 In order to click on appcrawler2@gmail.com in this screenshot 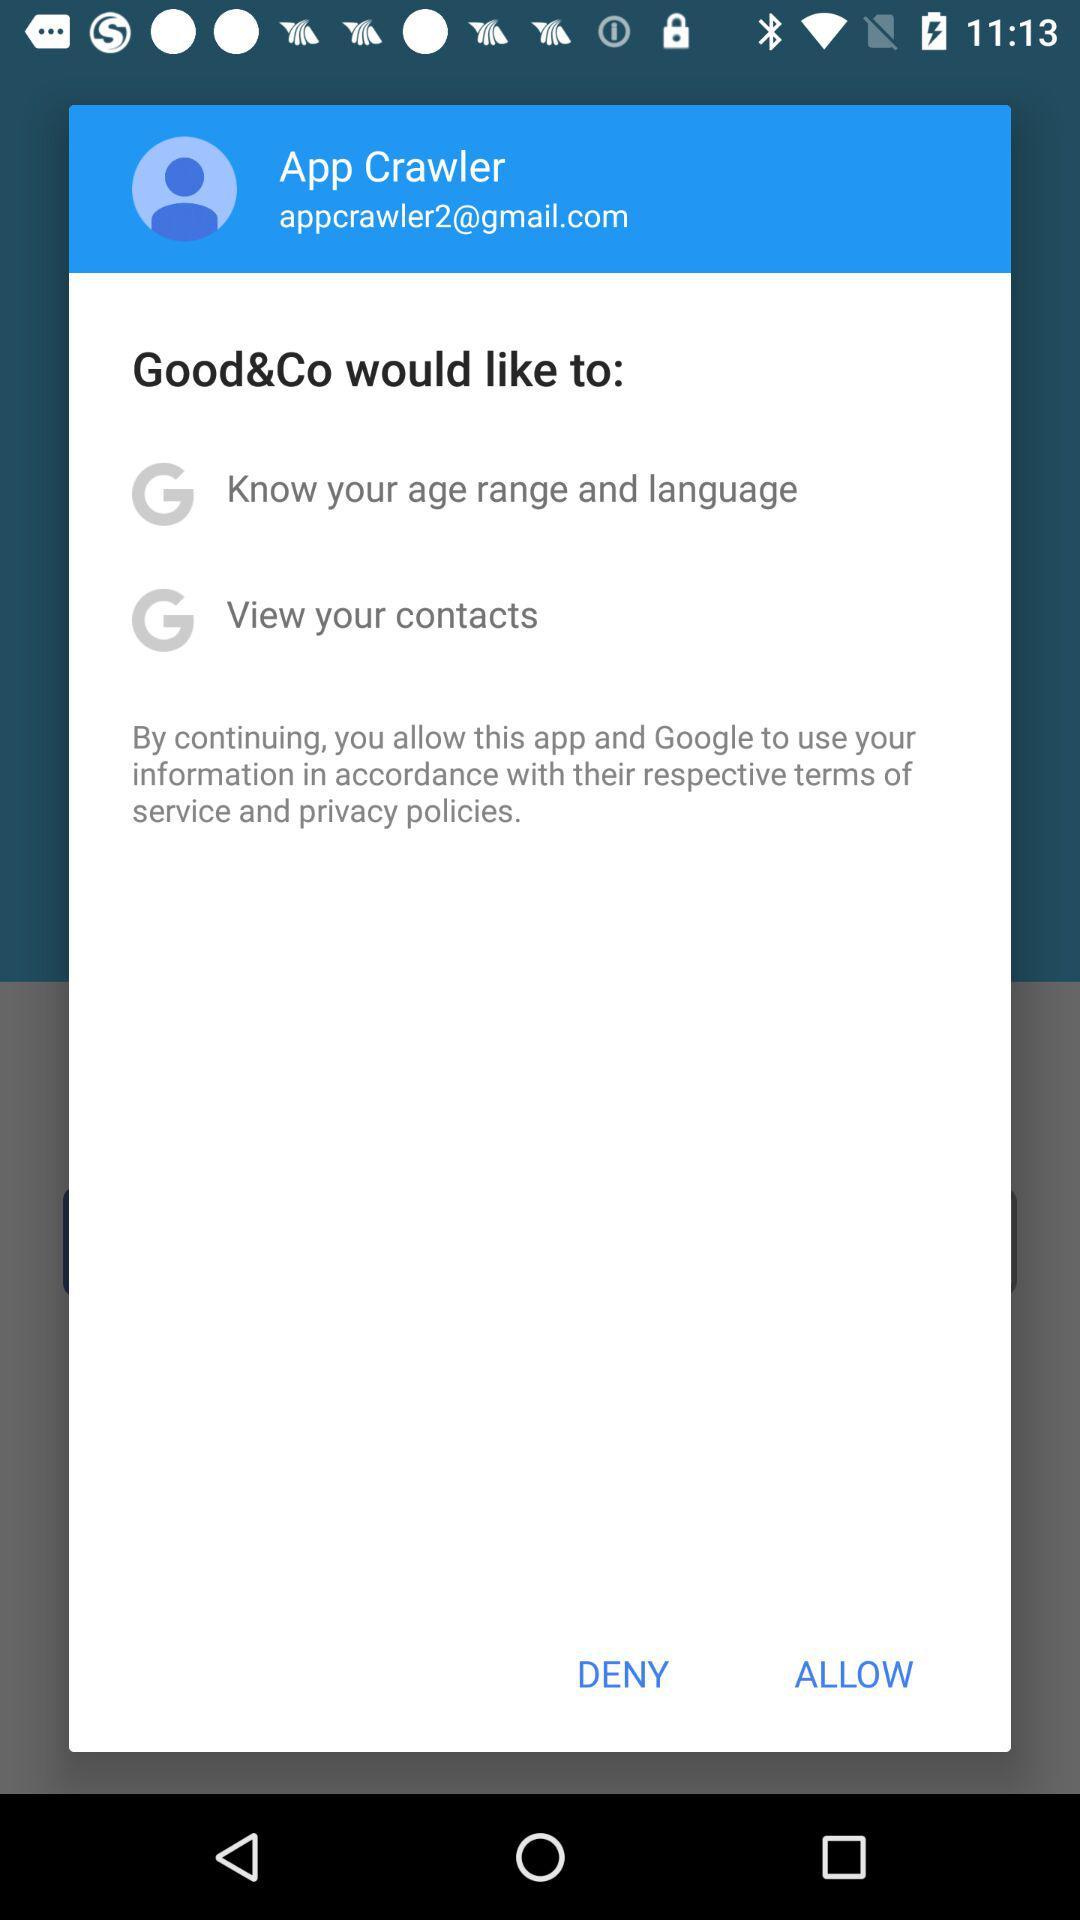, I will do `click(454, 214)`.